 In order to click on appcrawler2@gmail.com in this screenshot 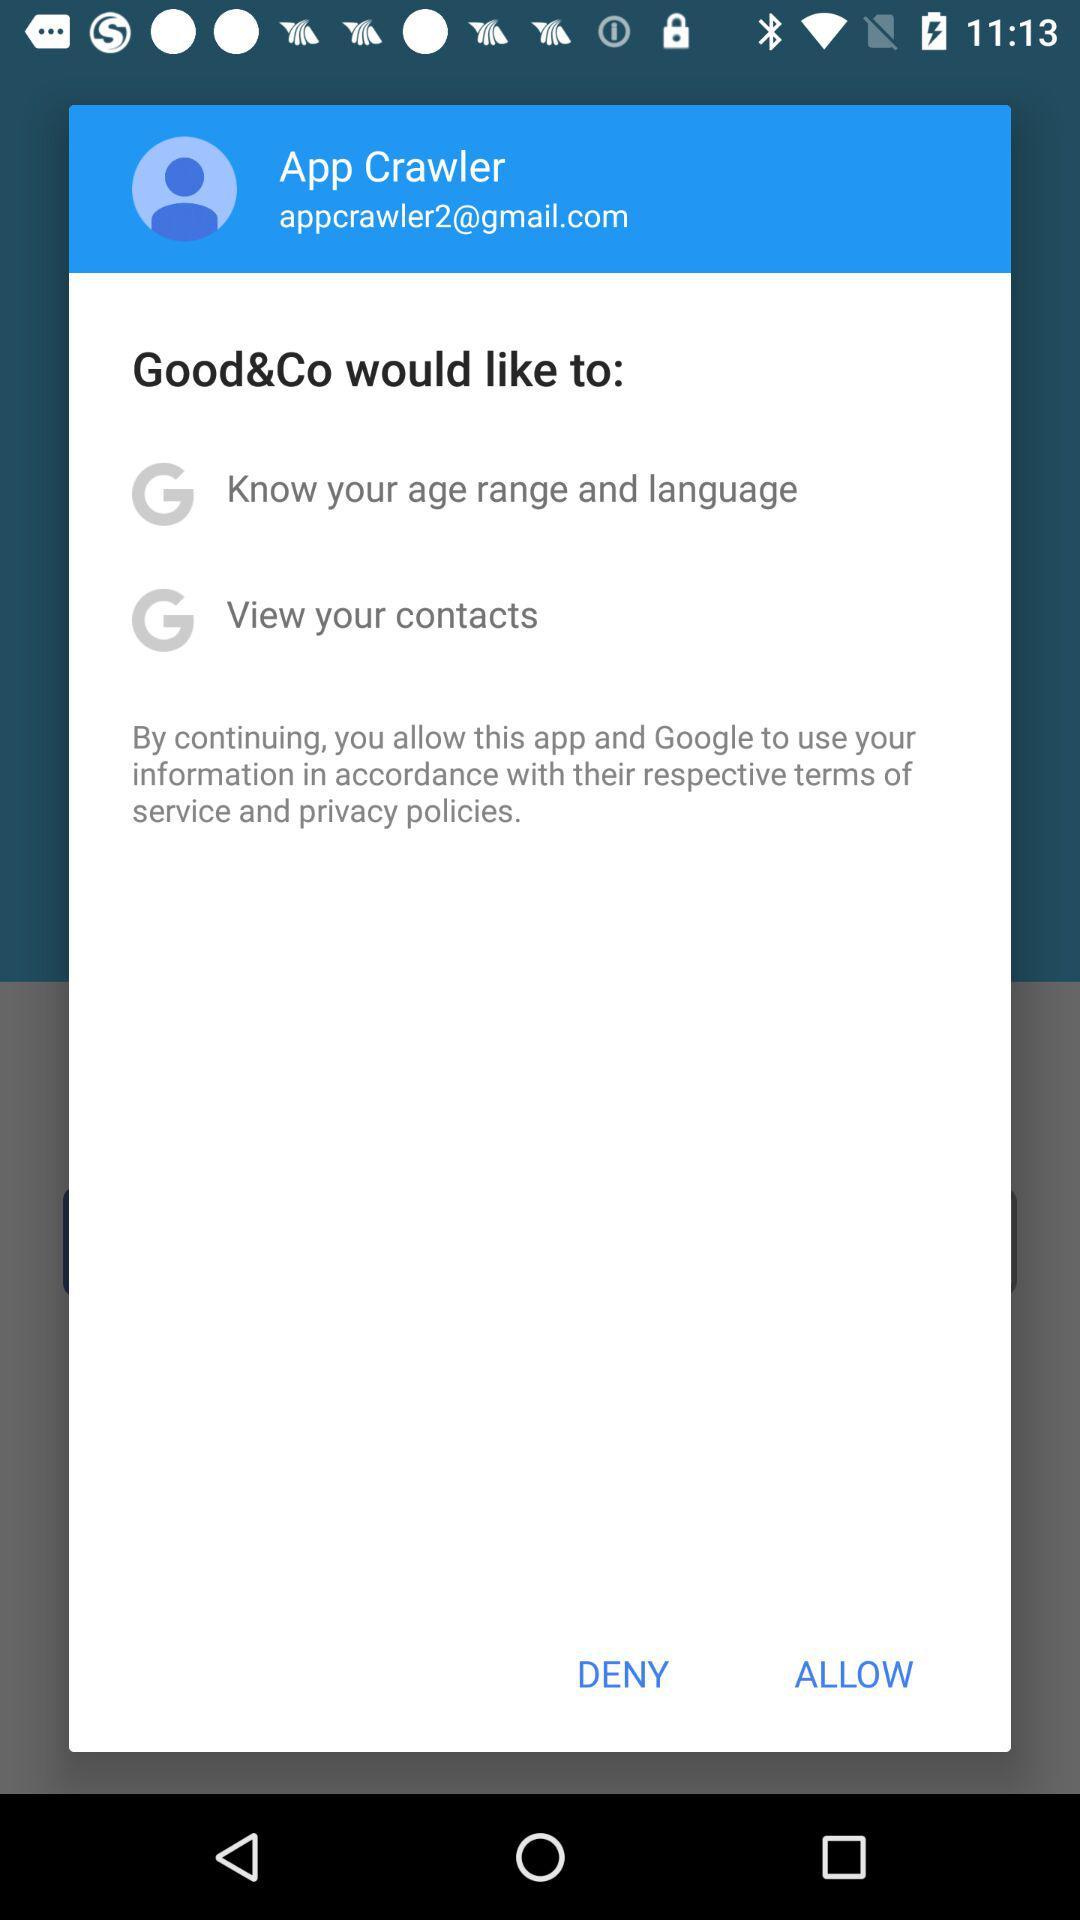, I will do `click(454, 214)`.